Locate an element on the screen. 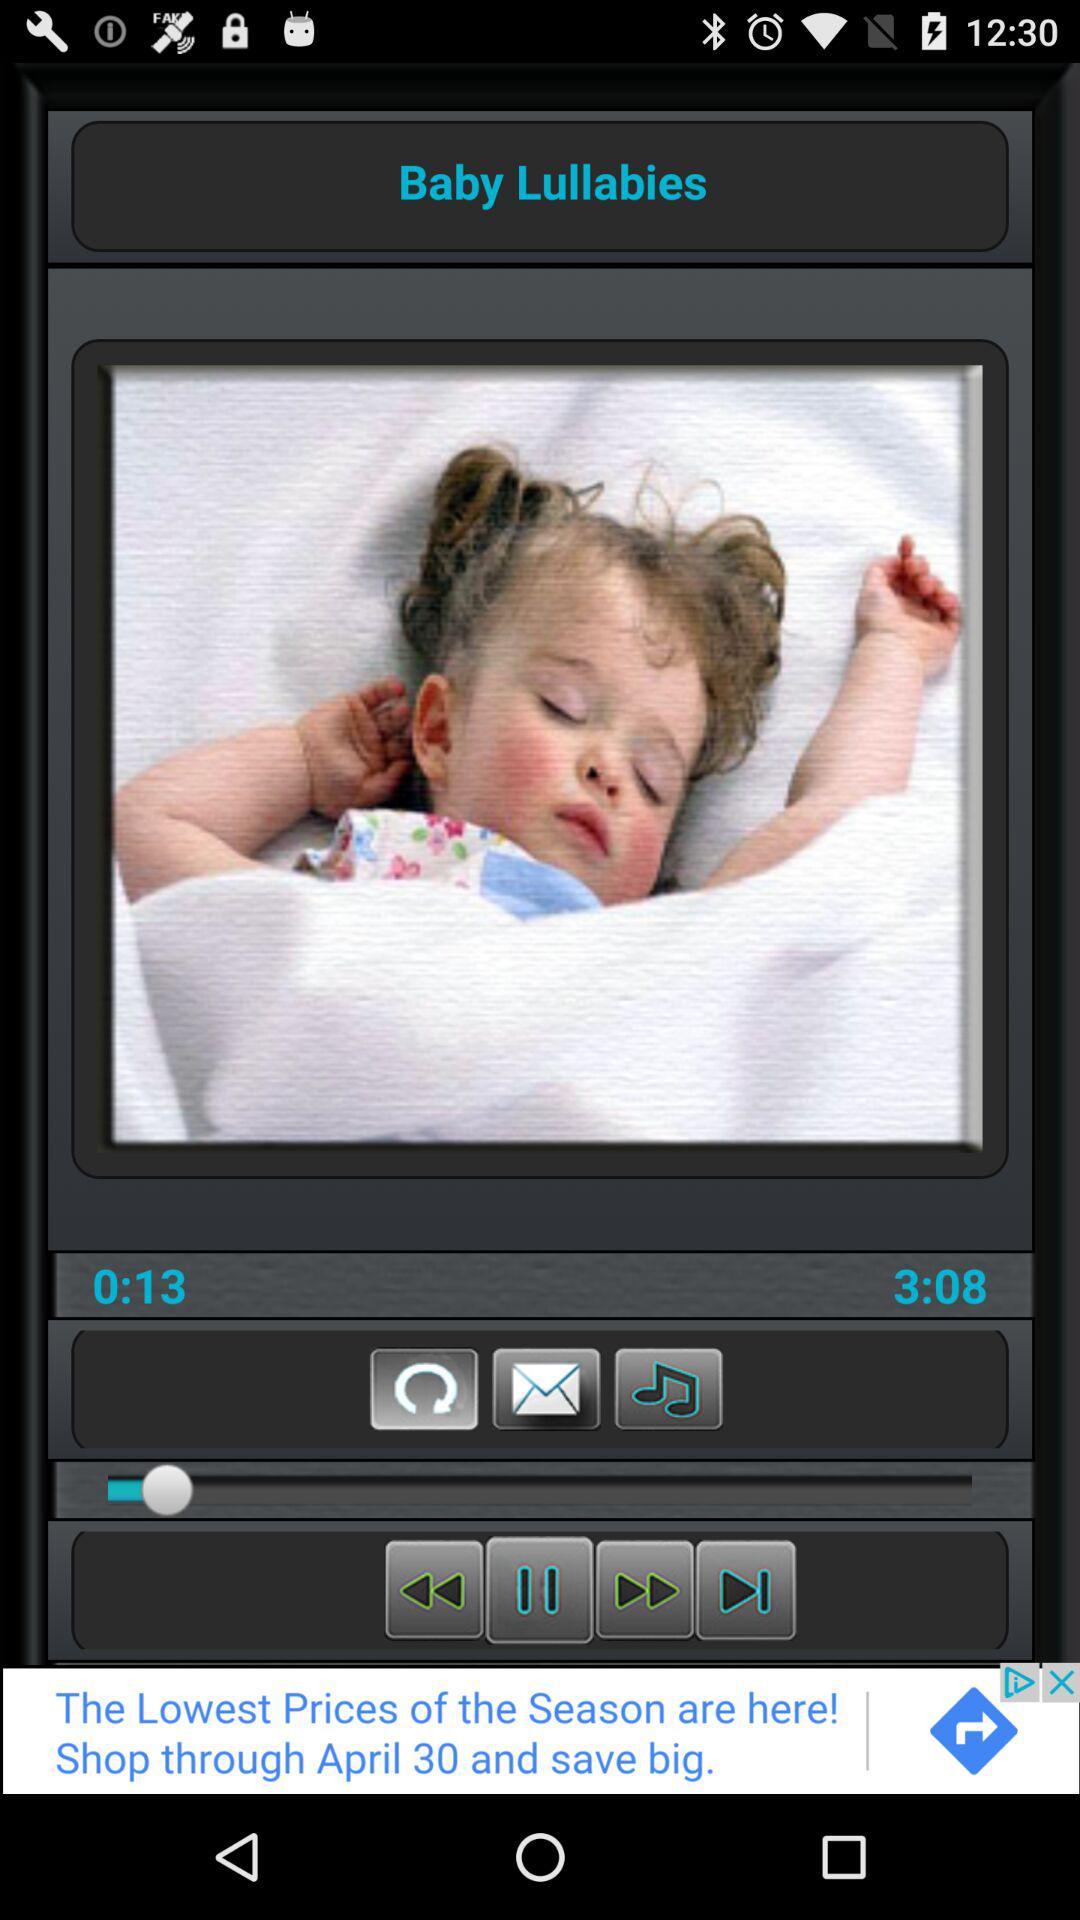 The width and height of the screenshot is (1080, 1920). pause button is located at coordinates (538, 1589).